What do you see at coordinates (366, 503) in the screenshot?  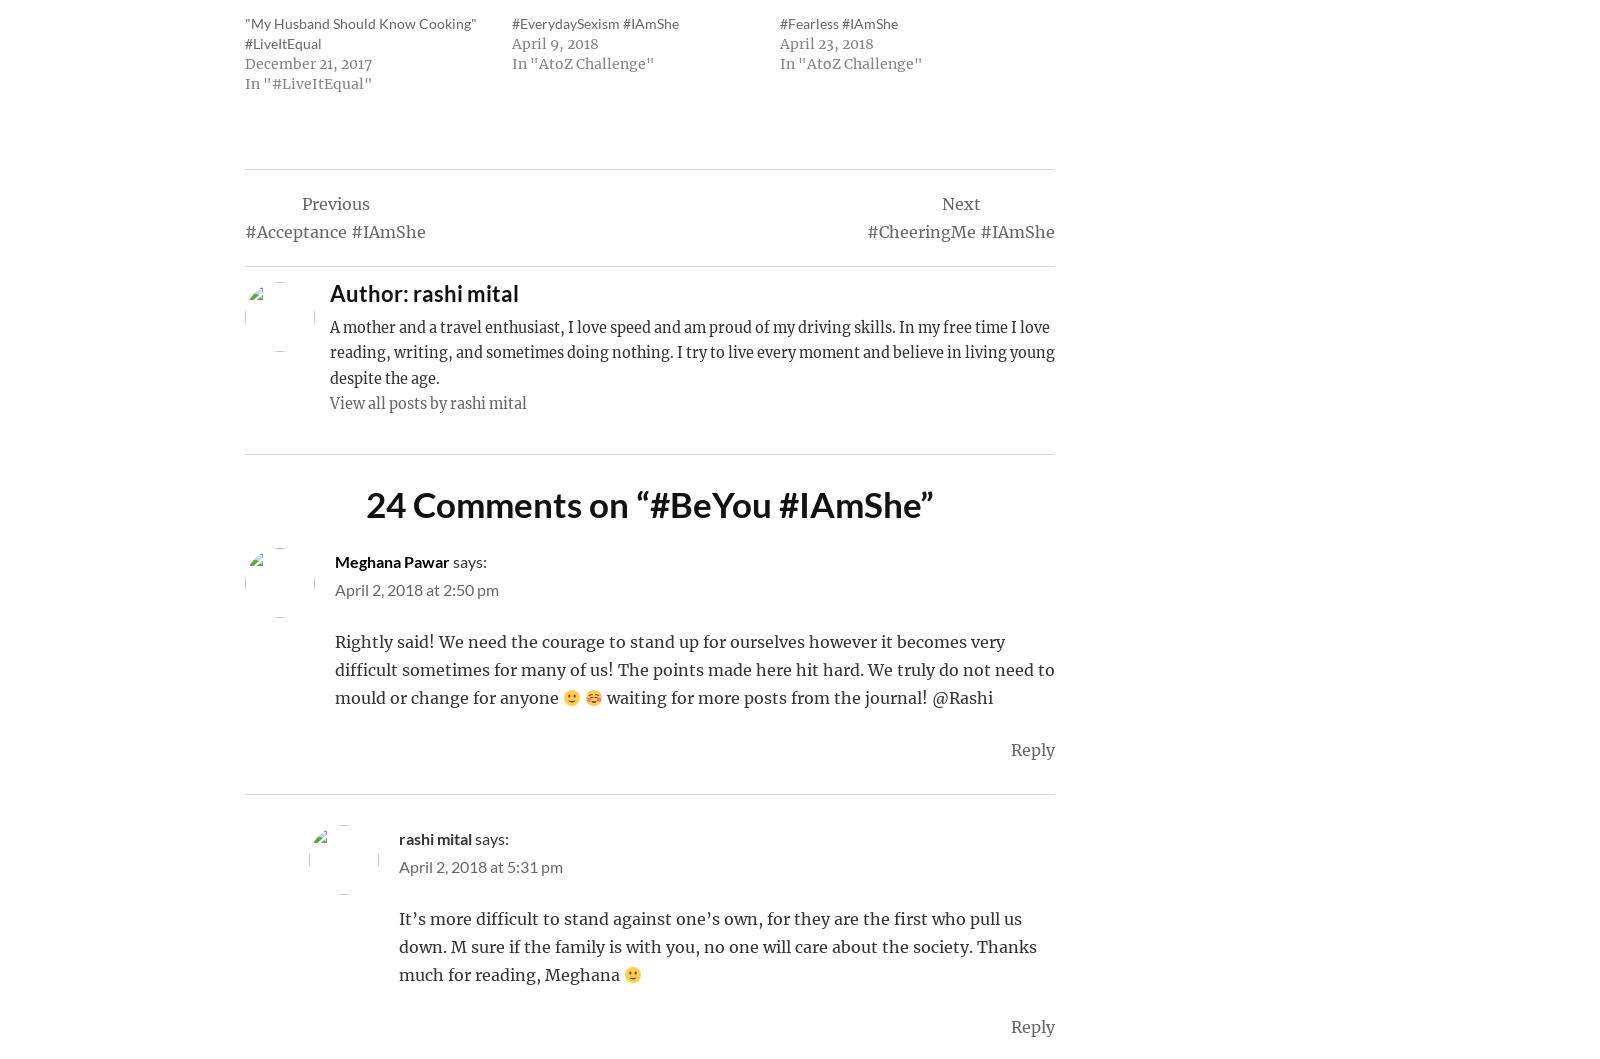 I see `'24 Comments on “'` at bounding box center [366, 503].